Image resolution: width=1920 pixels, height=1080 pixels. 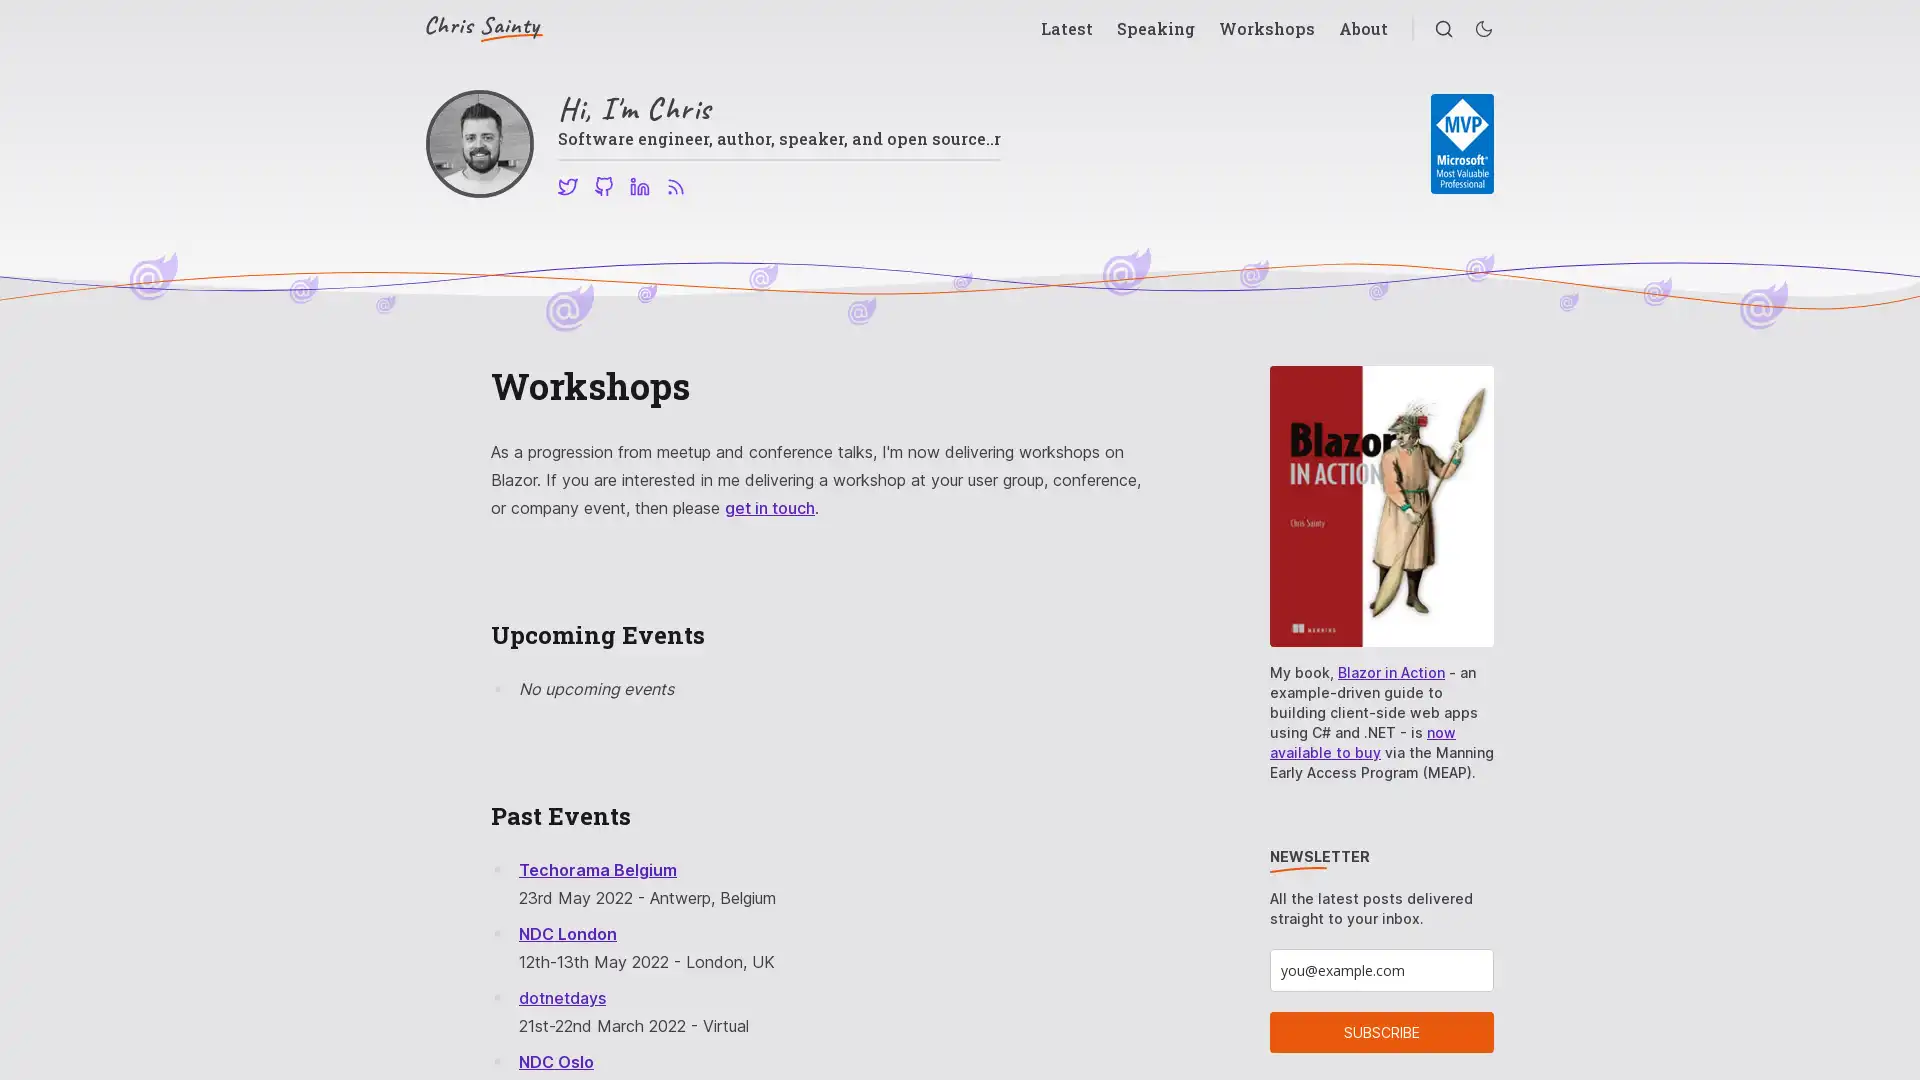 I want to click on SUBSCRIBE, so click(x=1381, y=1032).